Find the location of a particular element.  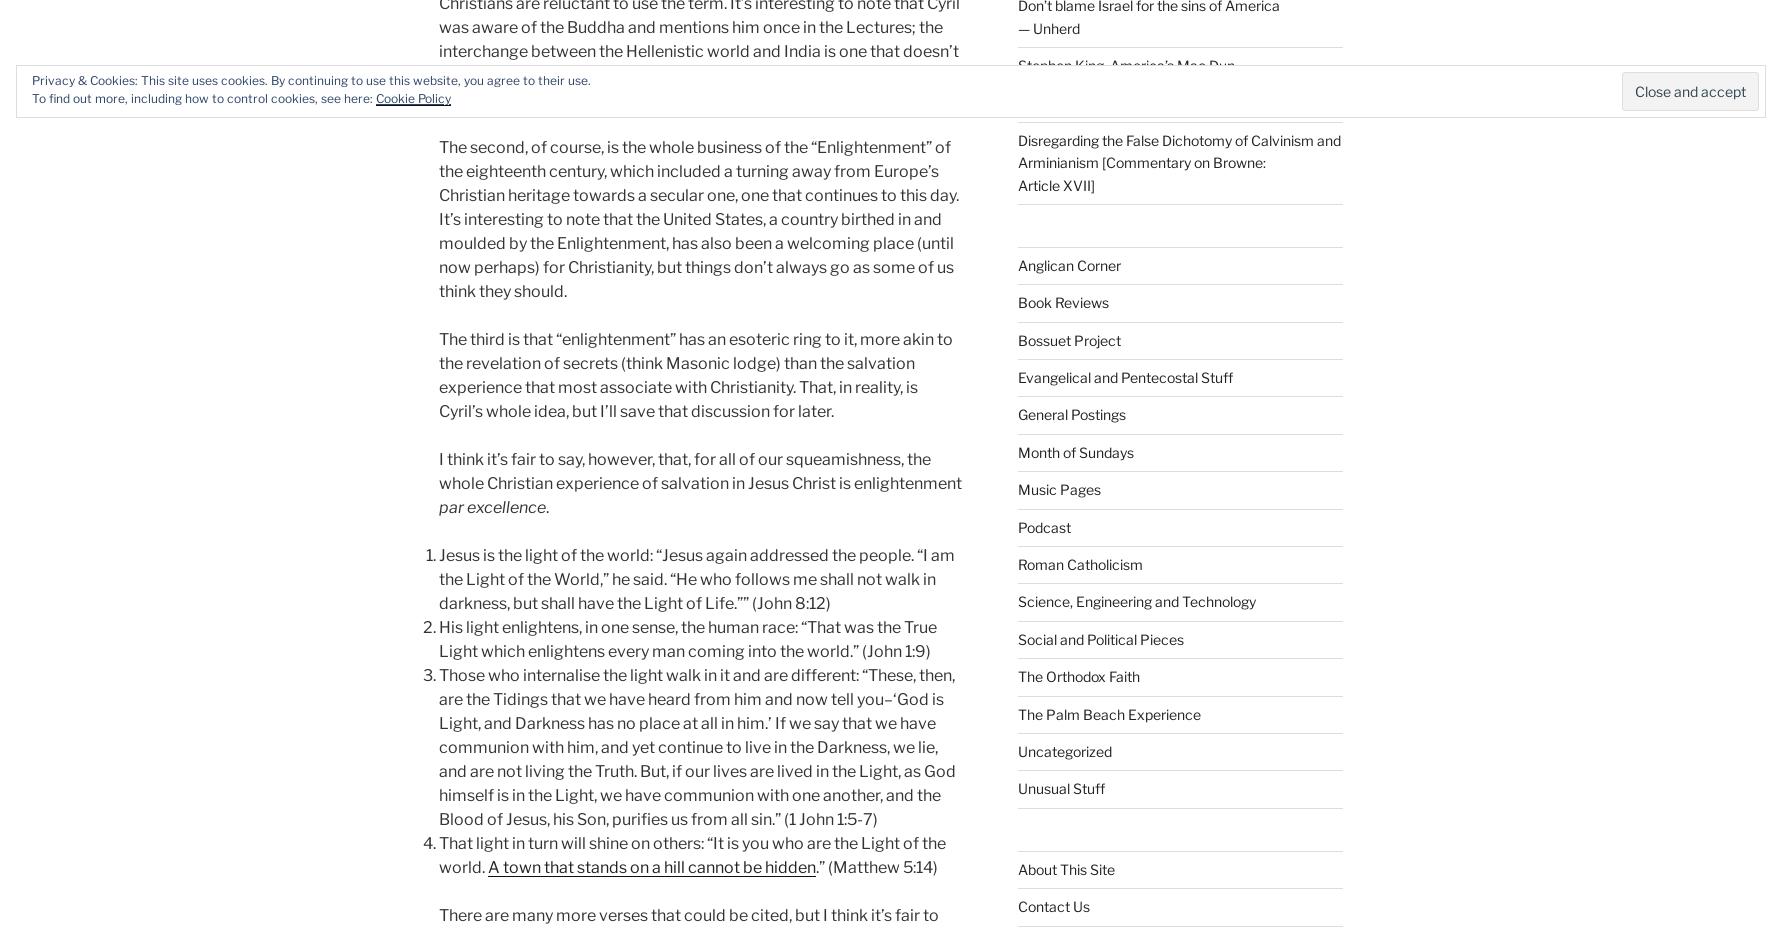

'Roman Catholicism' is located at coordinates (1079, 563).